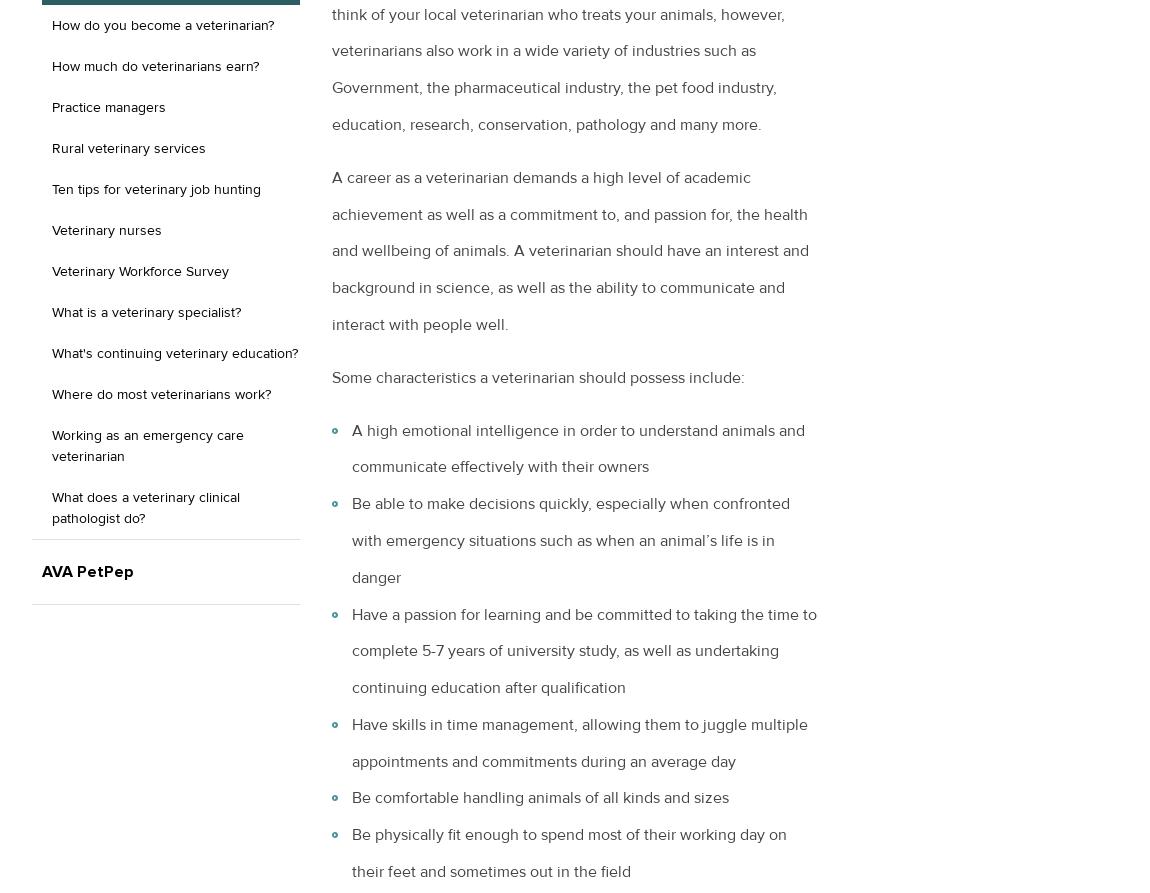  Describe the element at coordinates (570, 539) in the screenshot. I see `'Be able to make decisions quickly, especially when confronted with emergency situations such as when an animal’s life is in danger'` at that location.